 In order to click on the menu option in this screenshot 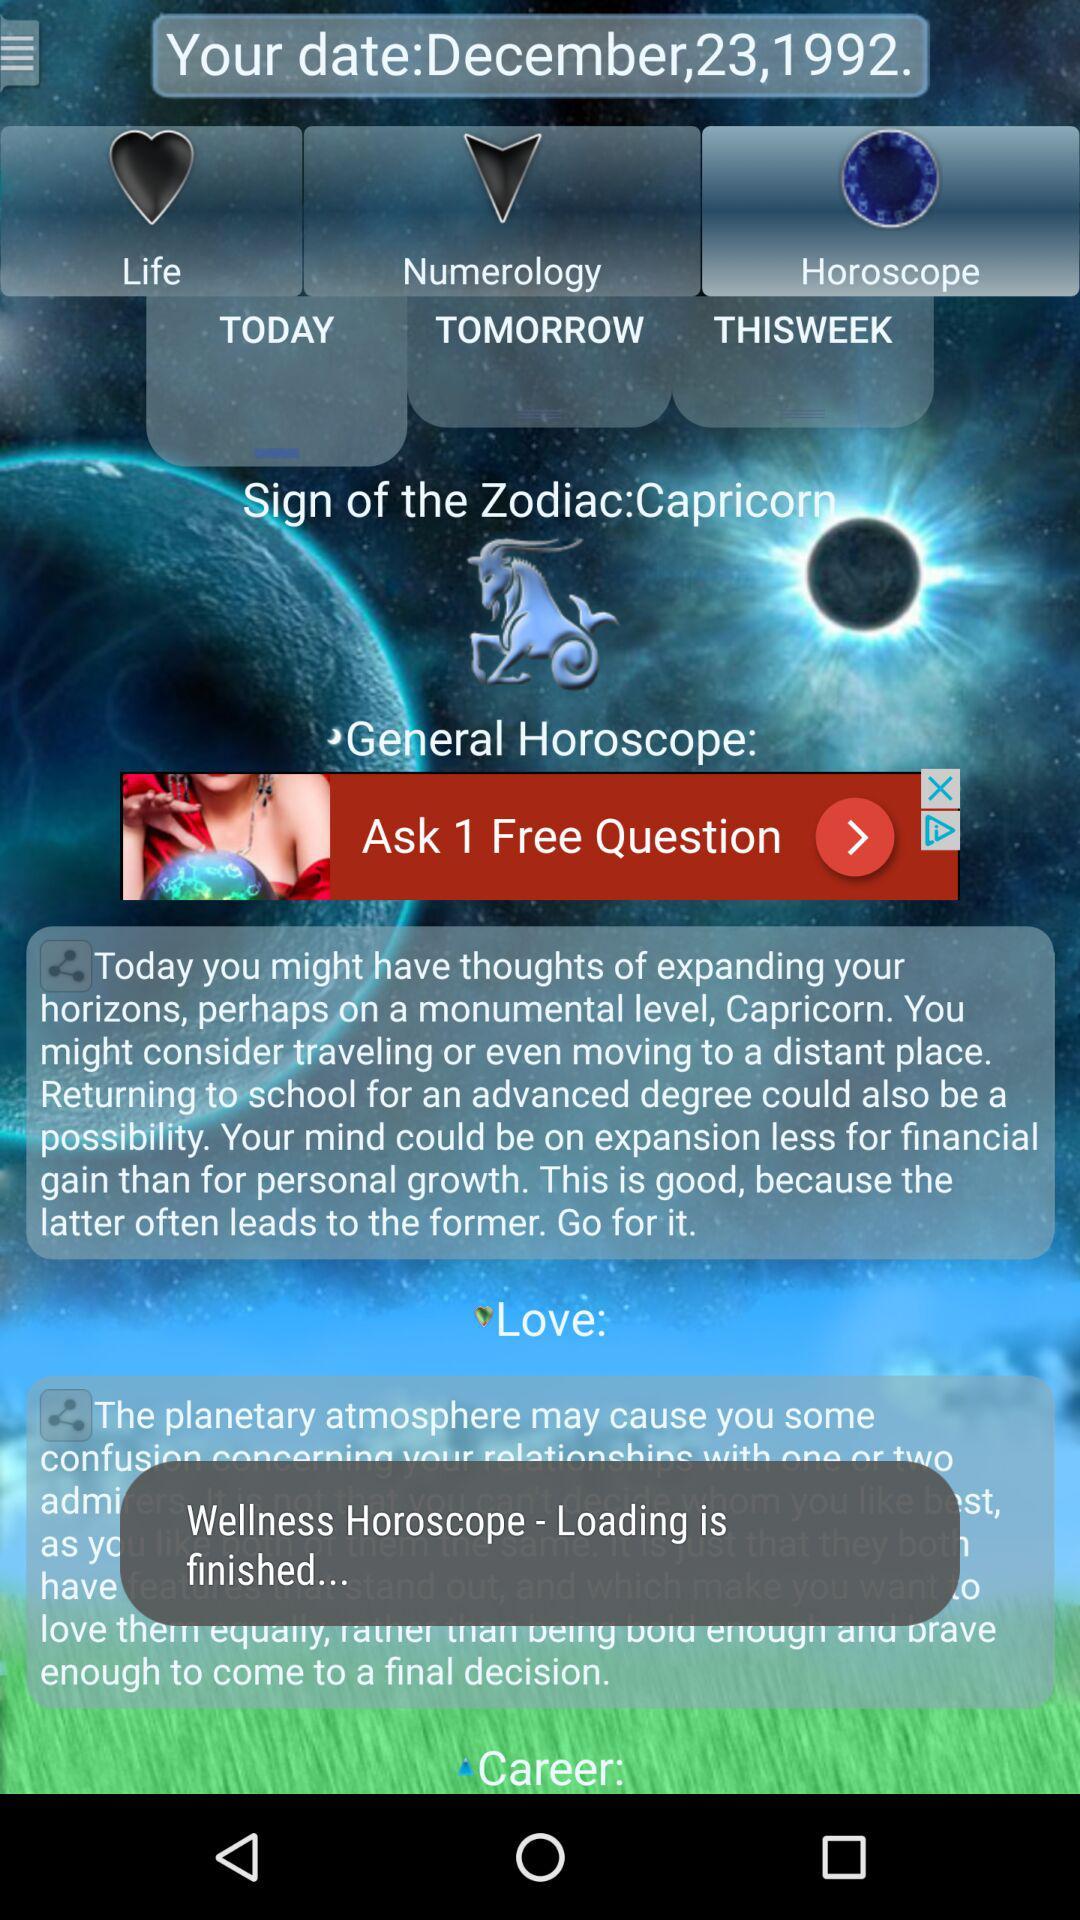, I will do `click(22, 52)`.